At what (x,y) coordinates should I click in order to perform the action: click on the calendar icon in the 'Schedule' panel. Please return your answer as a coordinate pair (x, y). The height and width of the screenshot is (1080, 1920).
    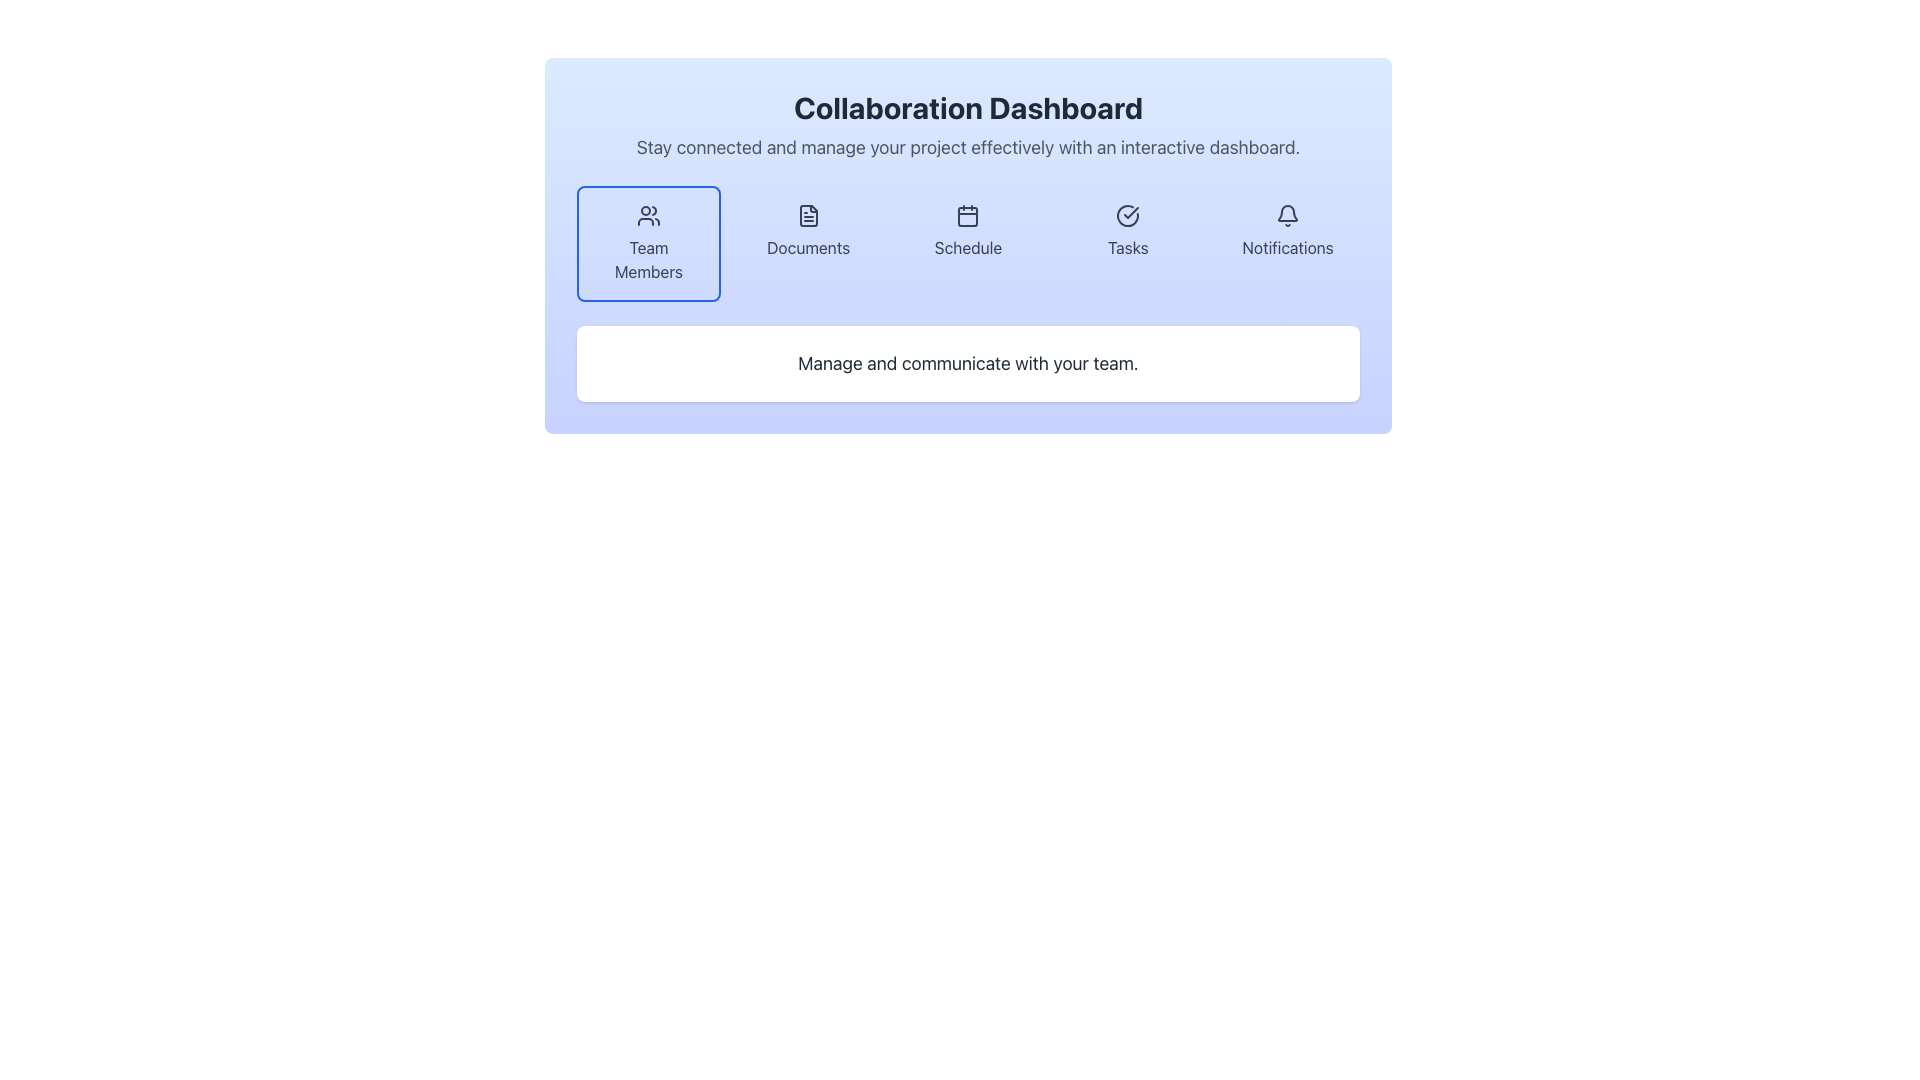
    Looking at the image, I should click on (968, 216).